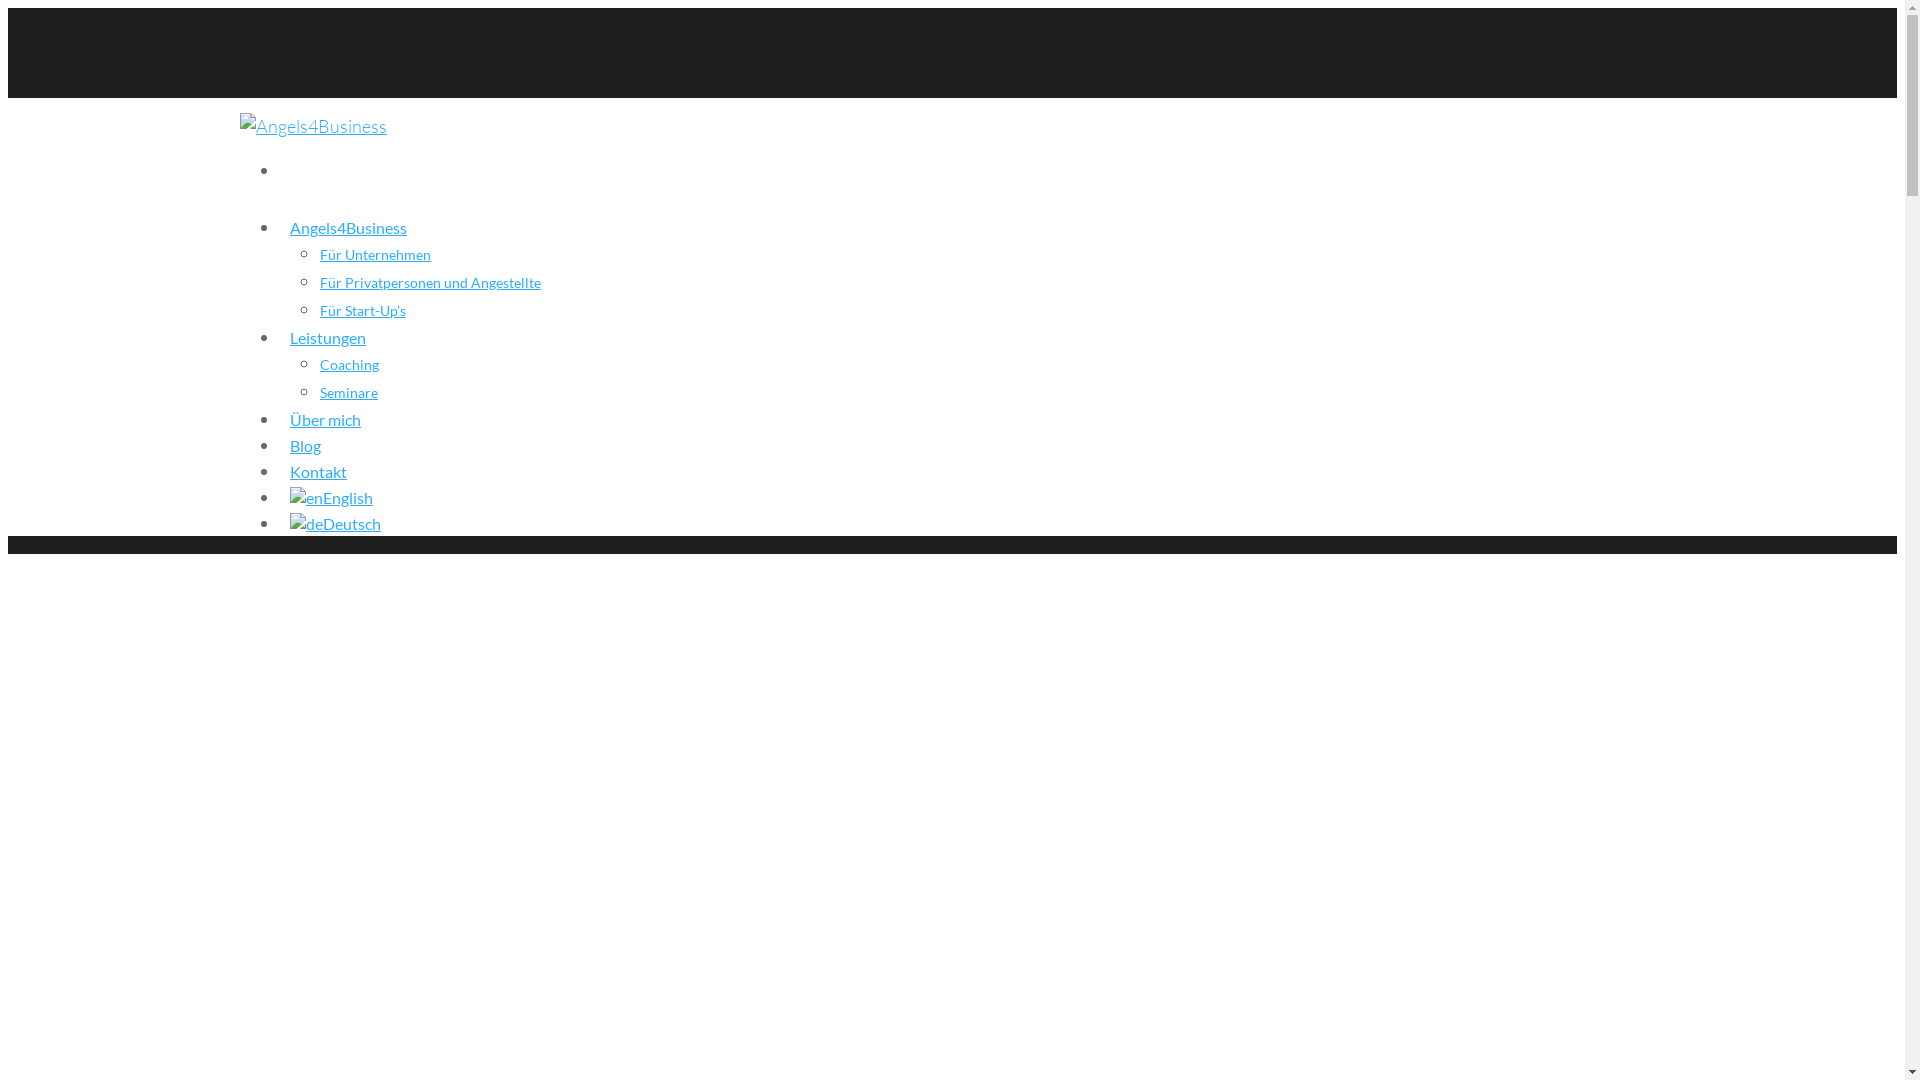 The image size is (1920, 1080). I want to click on 'Deutsch', so click(305, 523).